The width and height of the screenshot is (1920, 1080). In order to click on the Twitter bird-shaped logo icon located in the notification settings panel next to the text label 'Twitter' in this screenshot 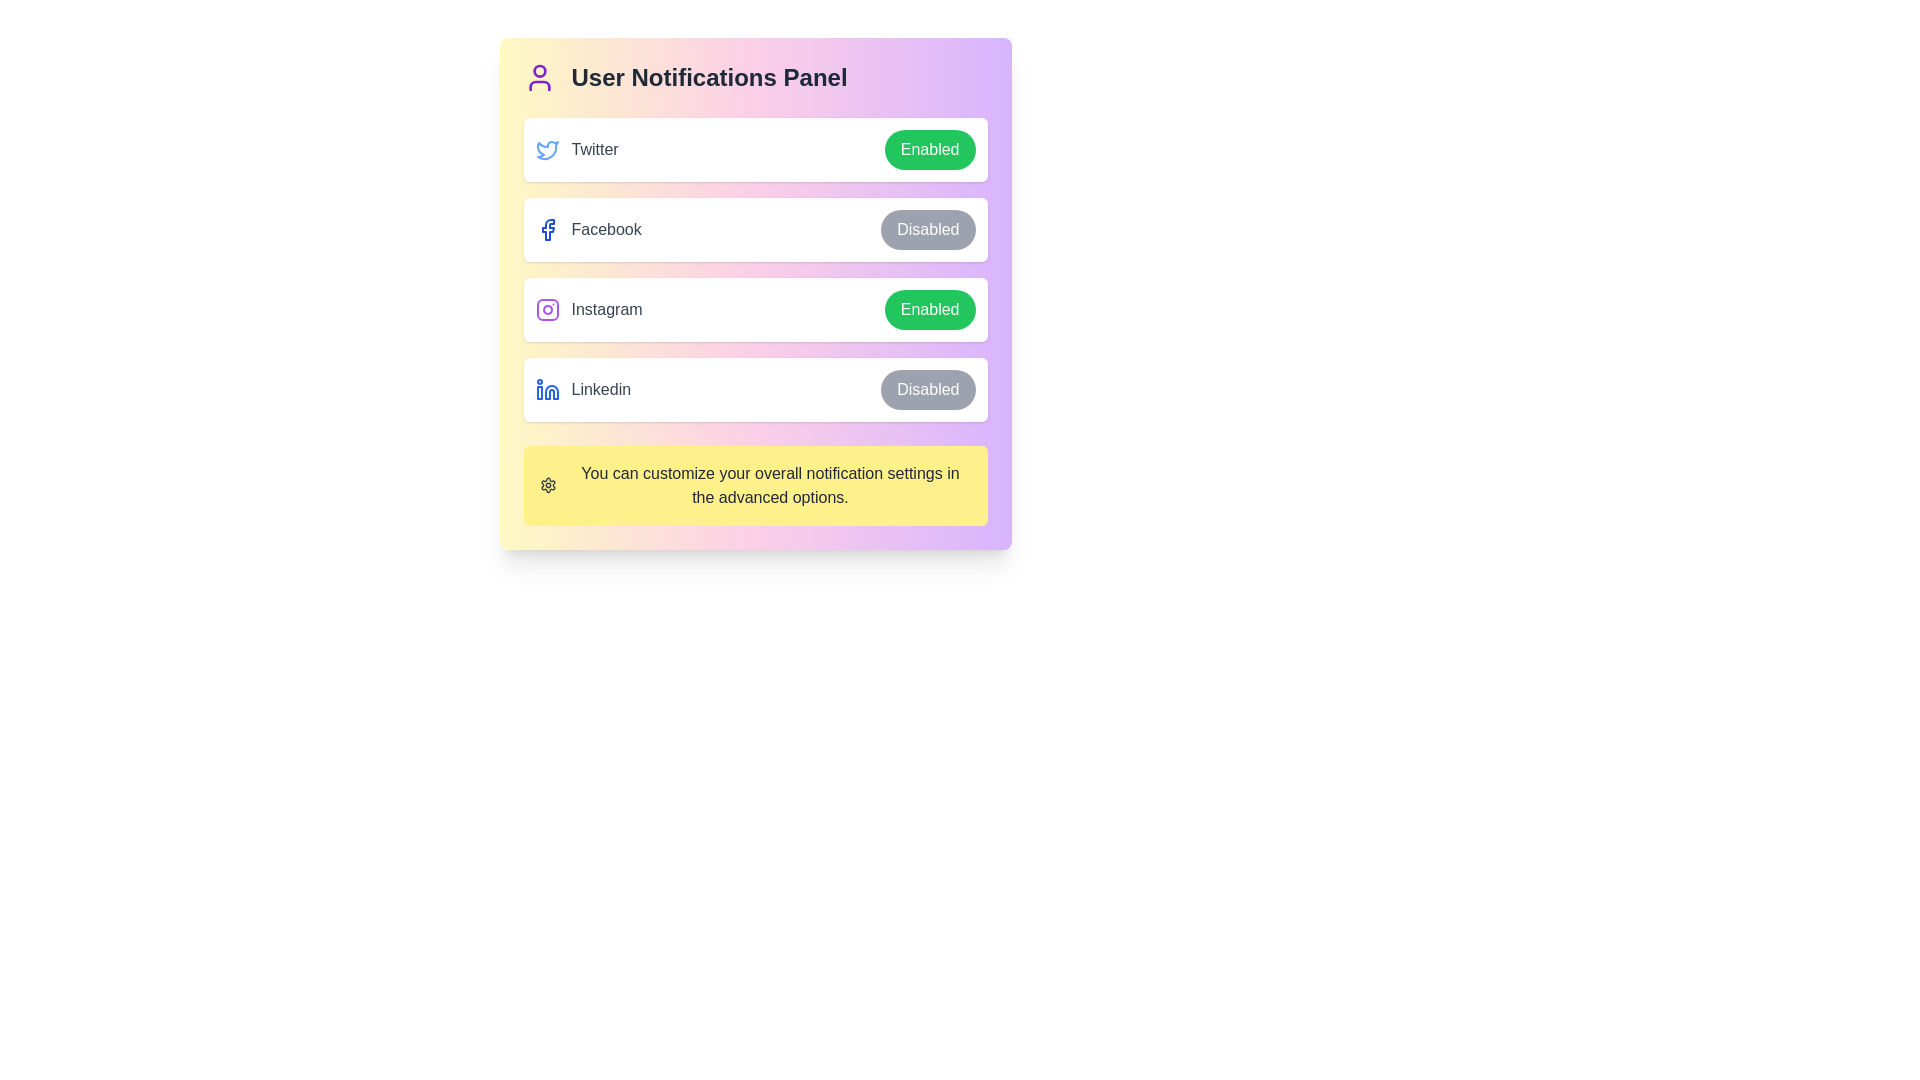, I will do `click(547, 149)`.